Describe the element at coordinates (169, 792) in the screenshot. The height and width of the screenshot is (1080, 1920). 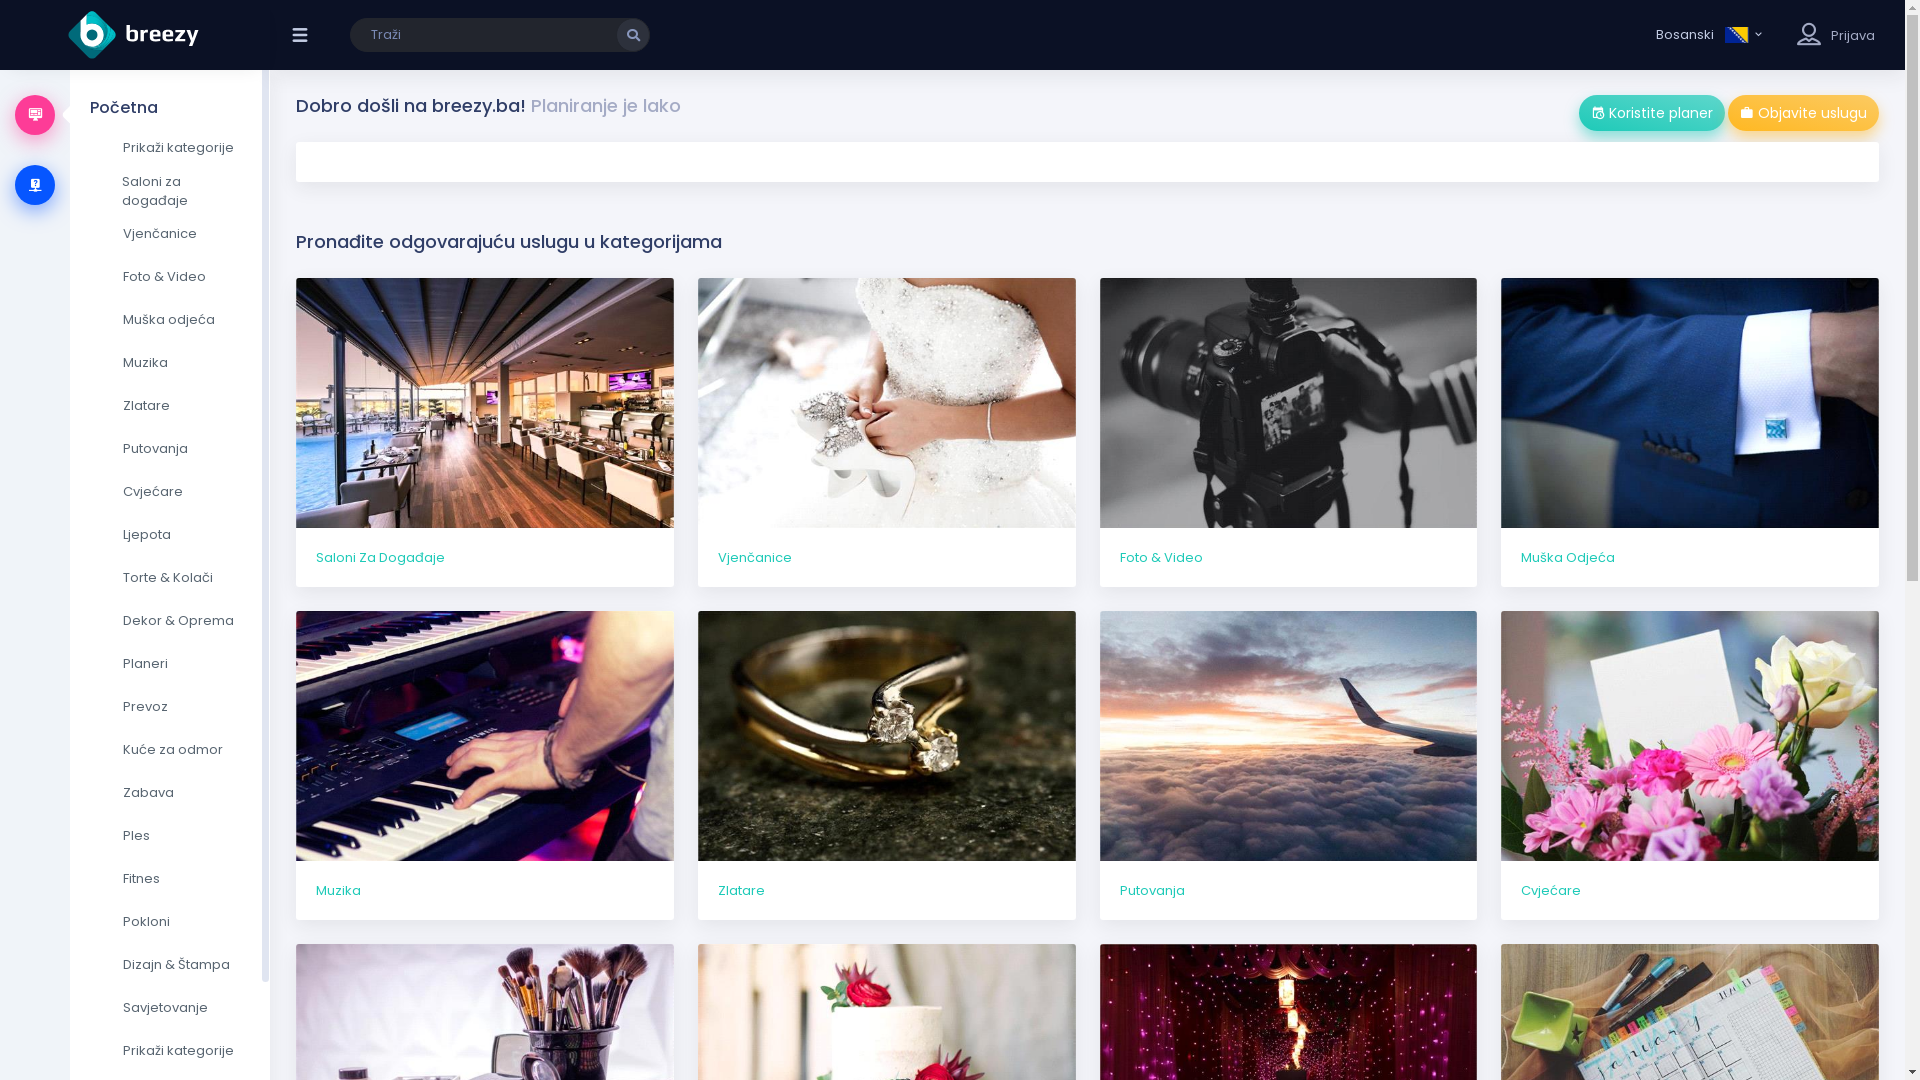
I see `'Zabava'` at that location.